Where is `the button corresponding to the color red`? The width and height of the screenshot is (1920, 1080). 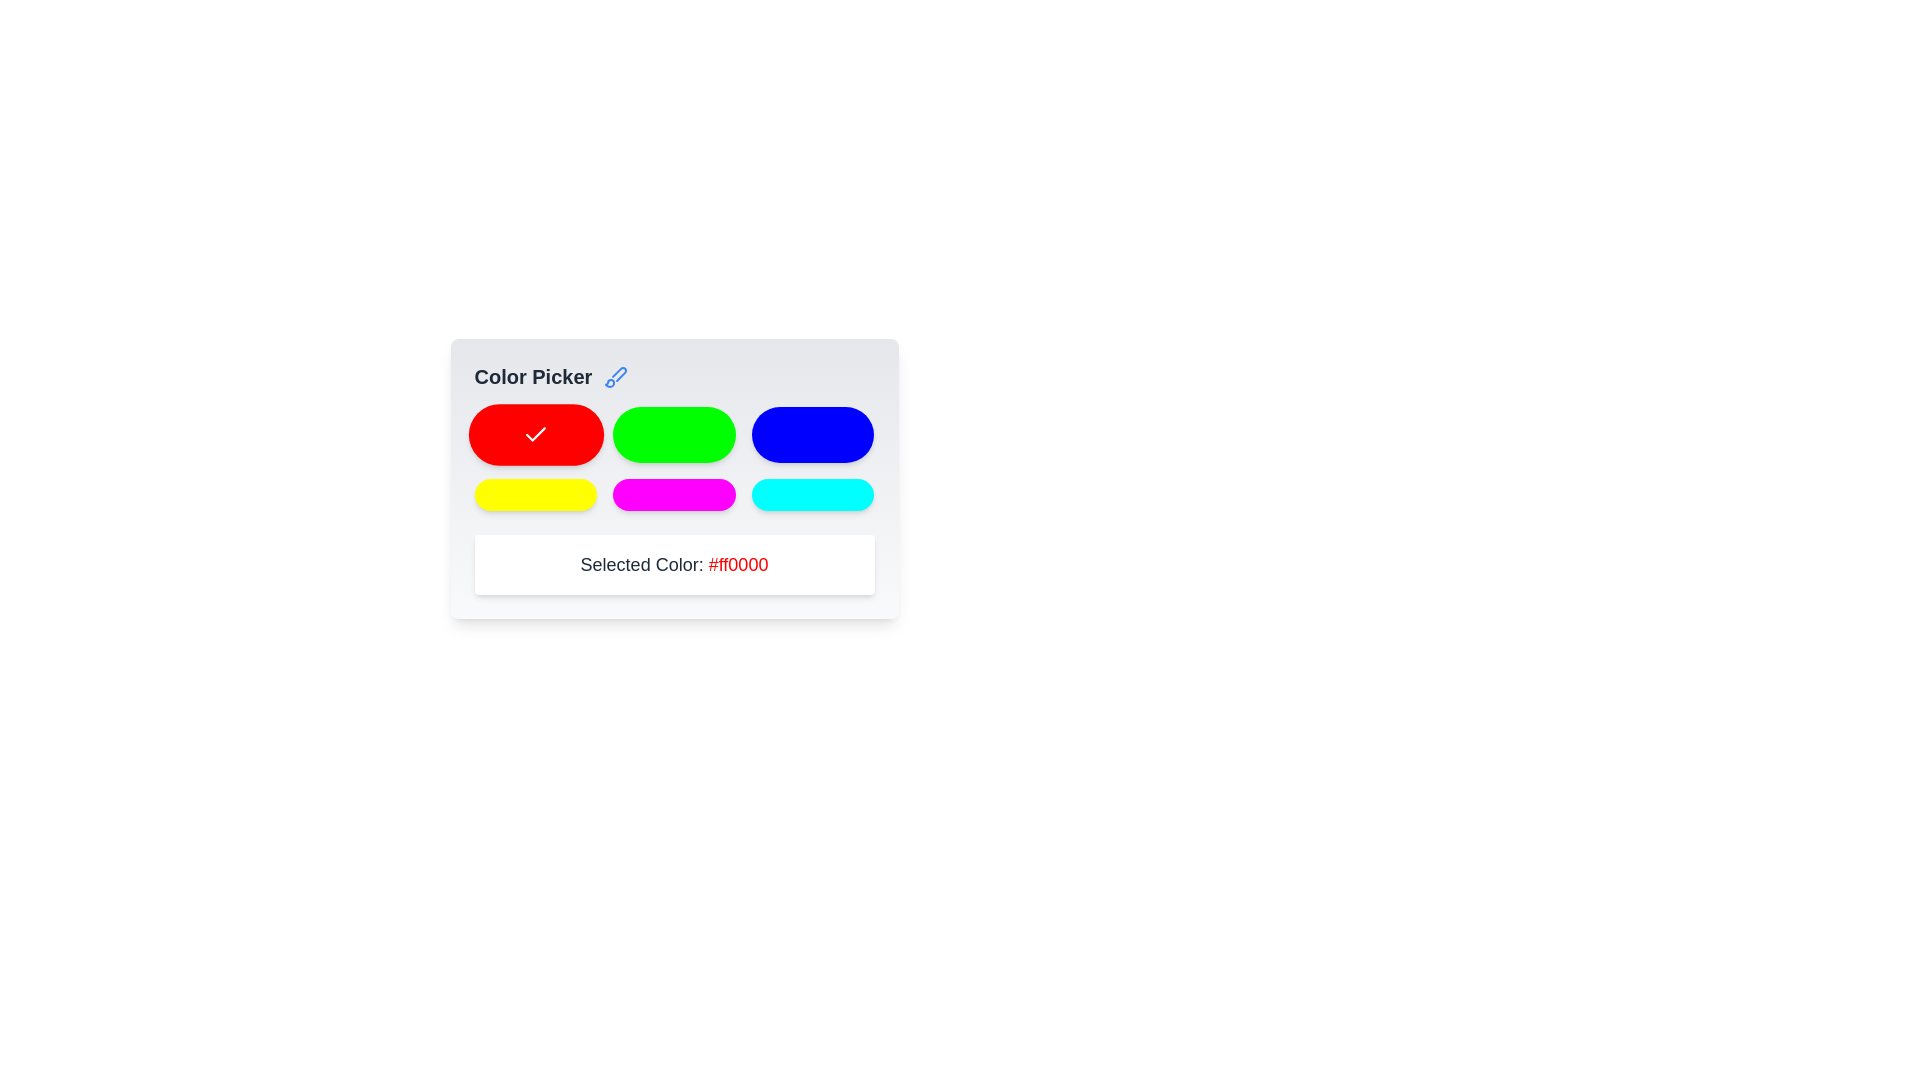
the button corresponding to the color red is located at coordinates (535, 434).